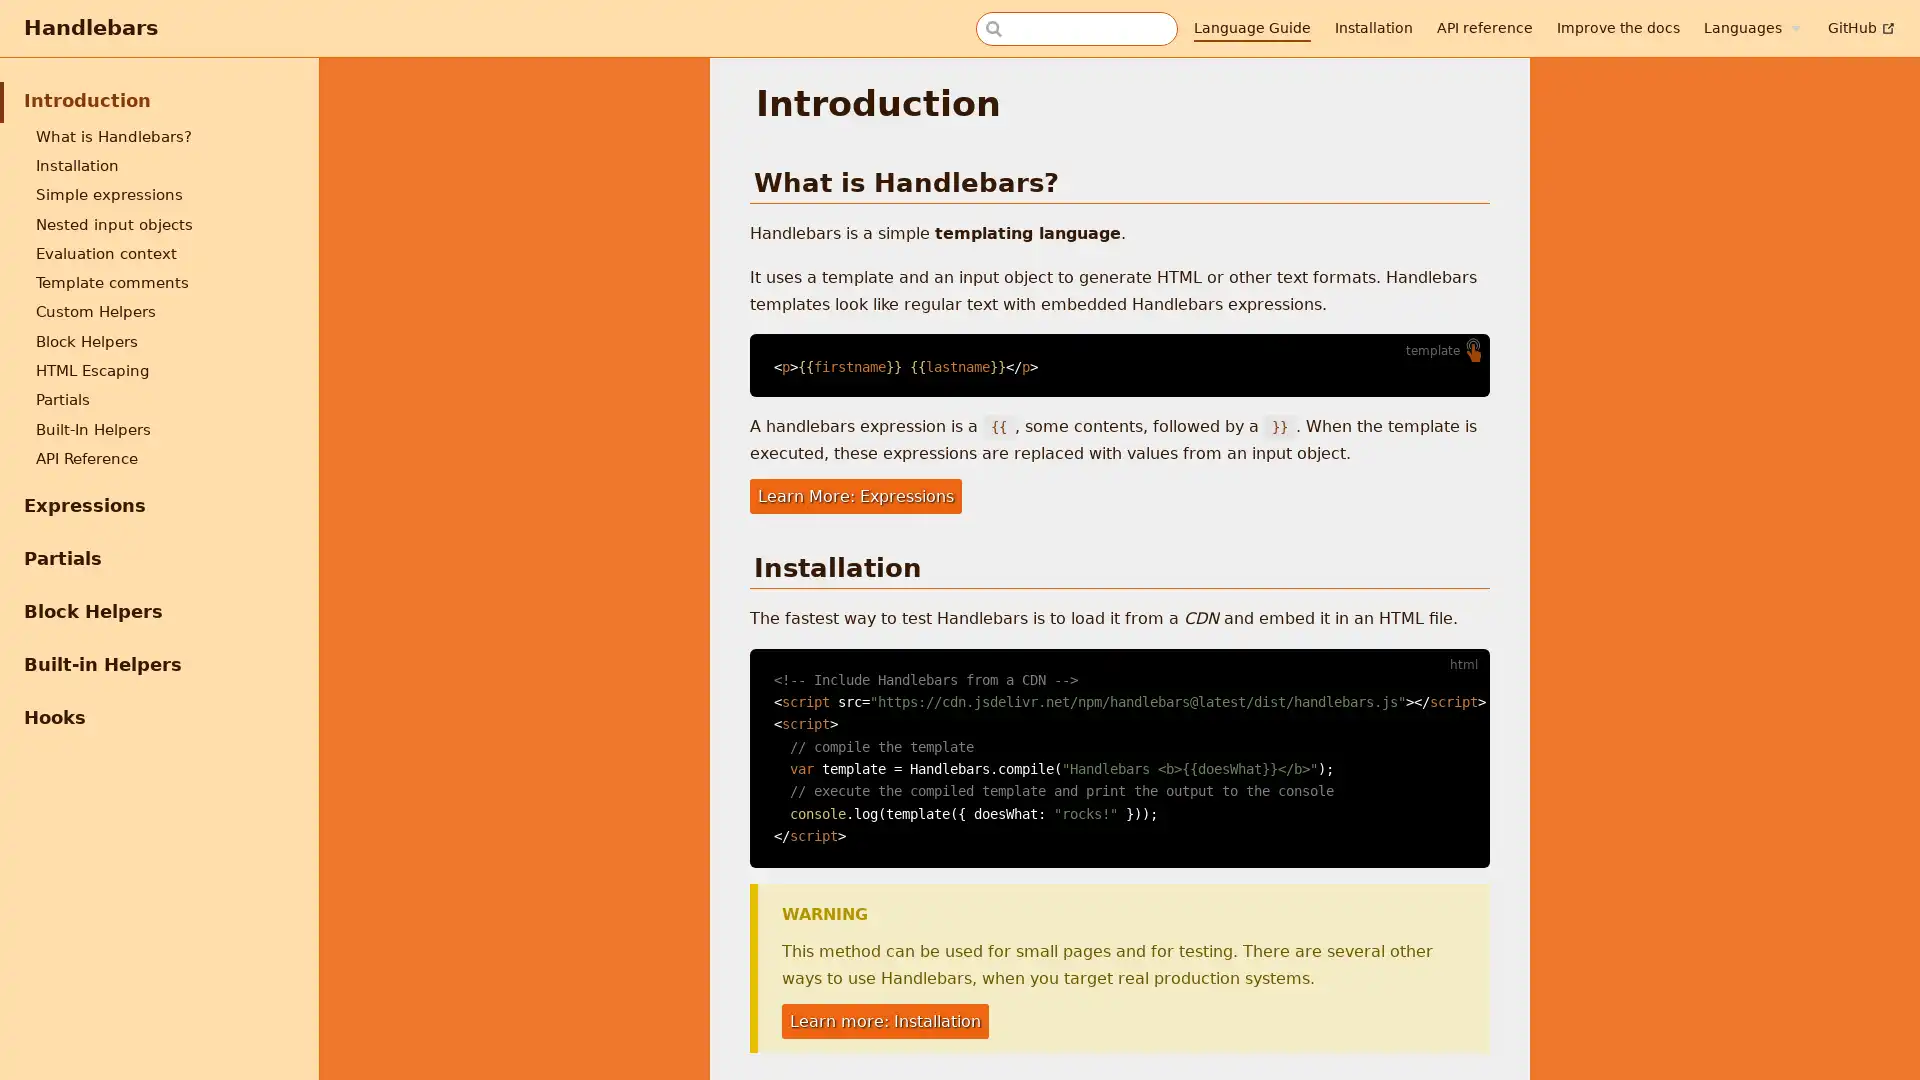 Image resolution: width=1920 pixels, height=1080 pixels. I want to click on Languages, so click(1750, 27).